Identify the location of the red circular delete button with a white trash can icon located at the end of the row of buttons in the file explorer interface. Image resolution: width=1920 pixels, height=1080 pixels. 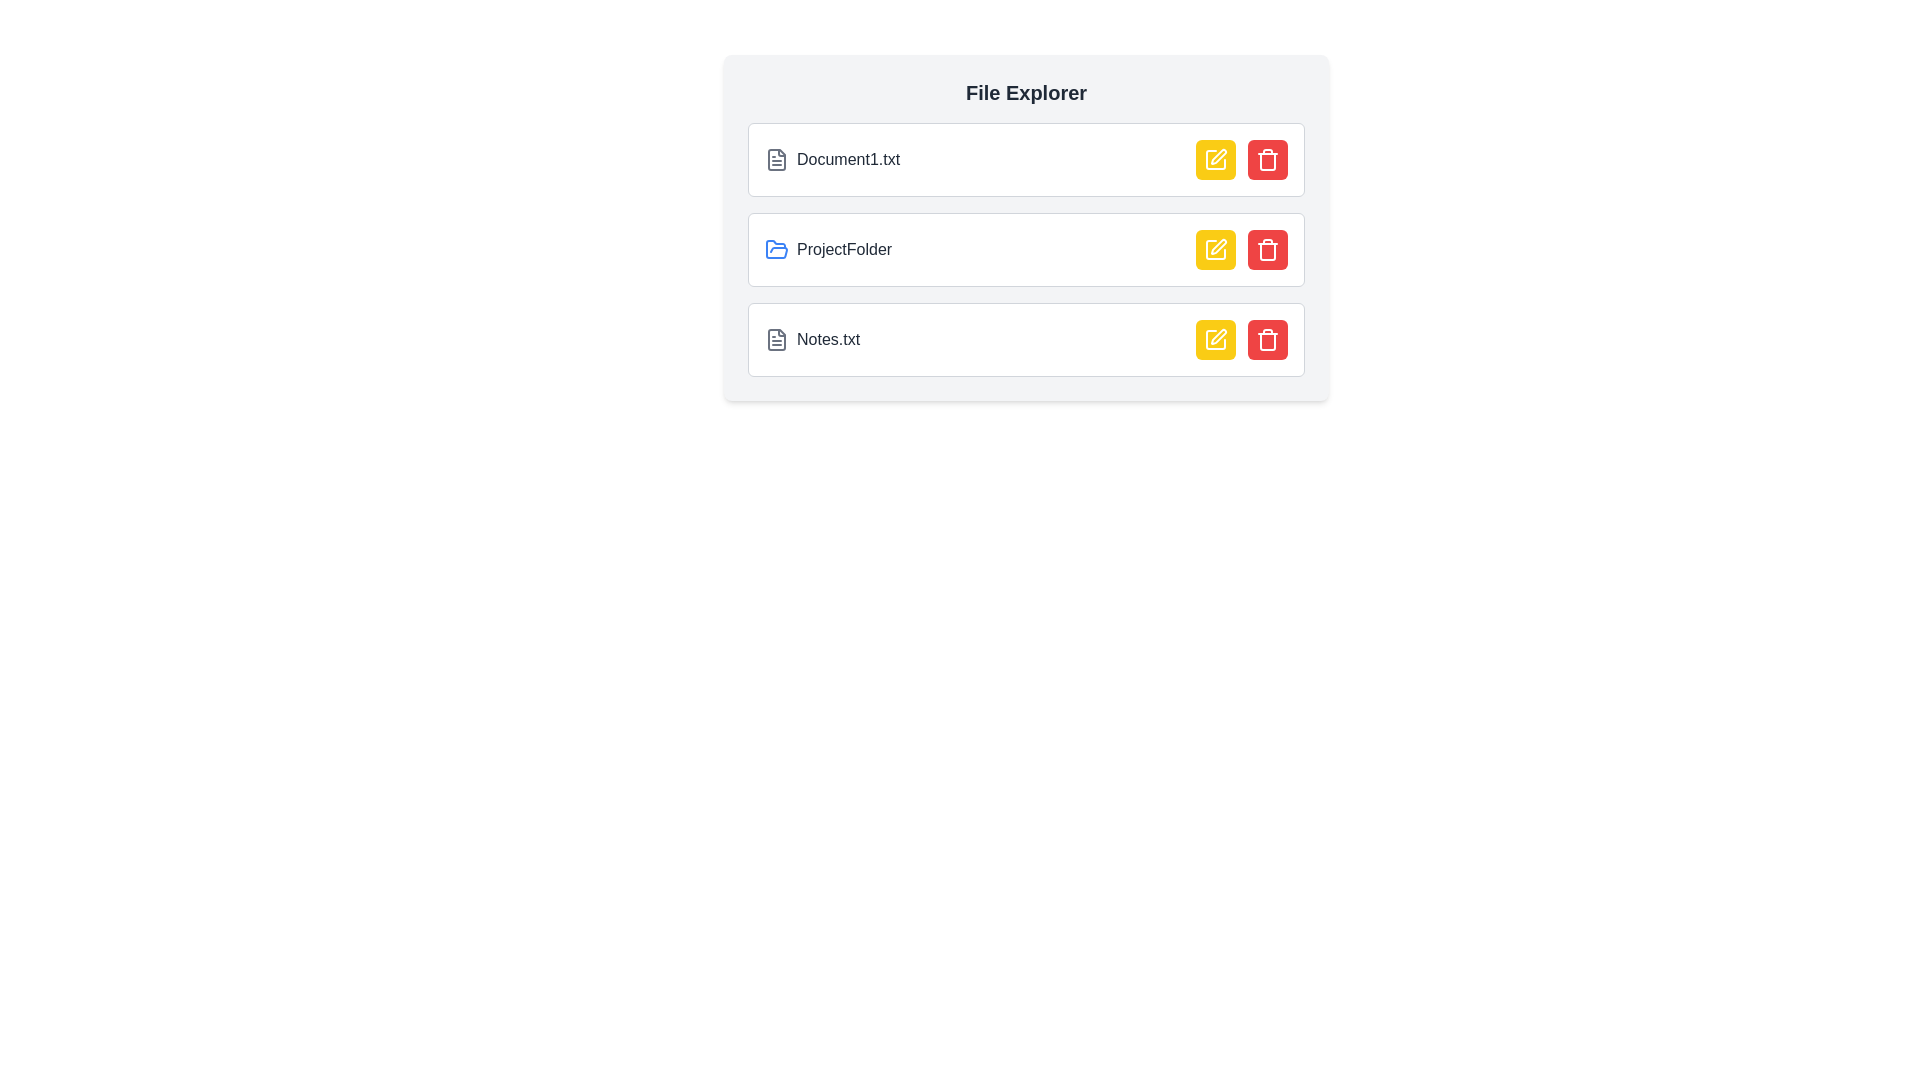
(1266, 249).